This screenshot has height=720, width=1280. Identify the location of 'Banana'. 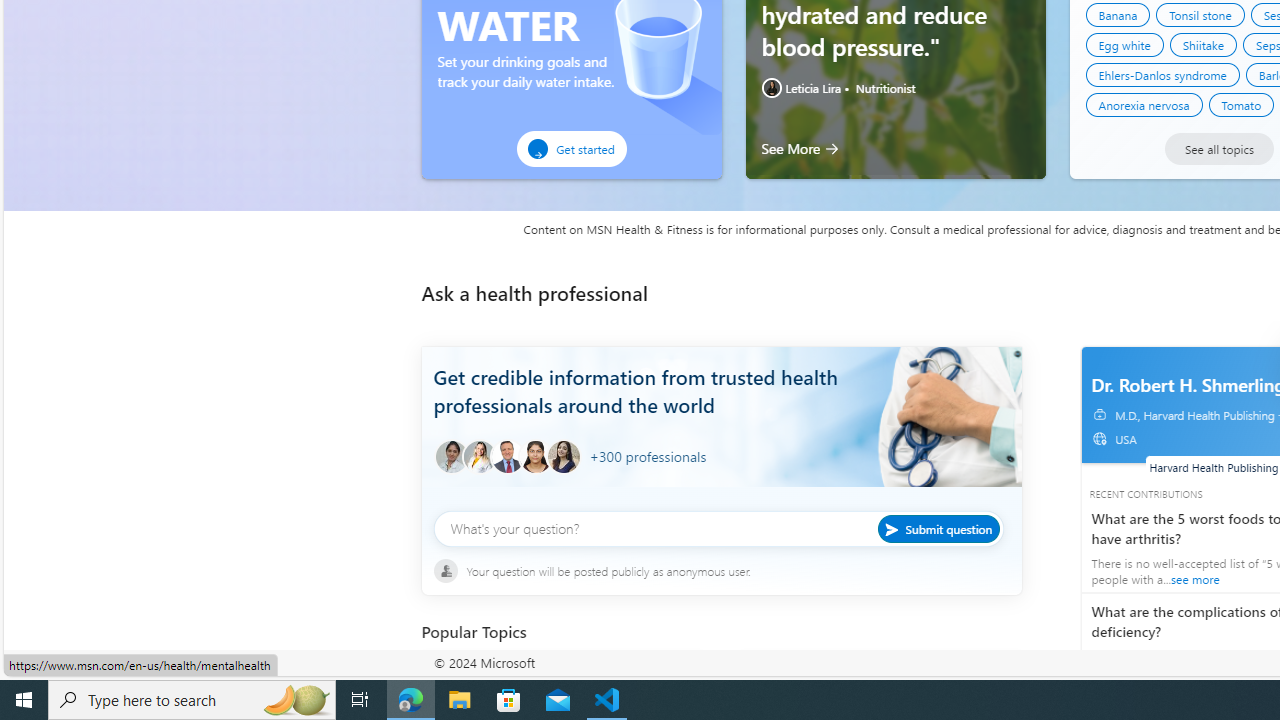
(1117, 15).